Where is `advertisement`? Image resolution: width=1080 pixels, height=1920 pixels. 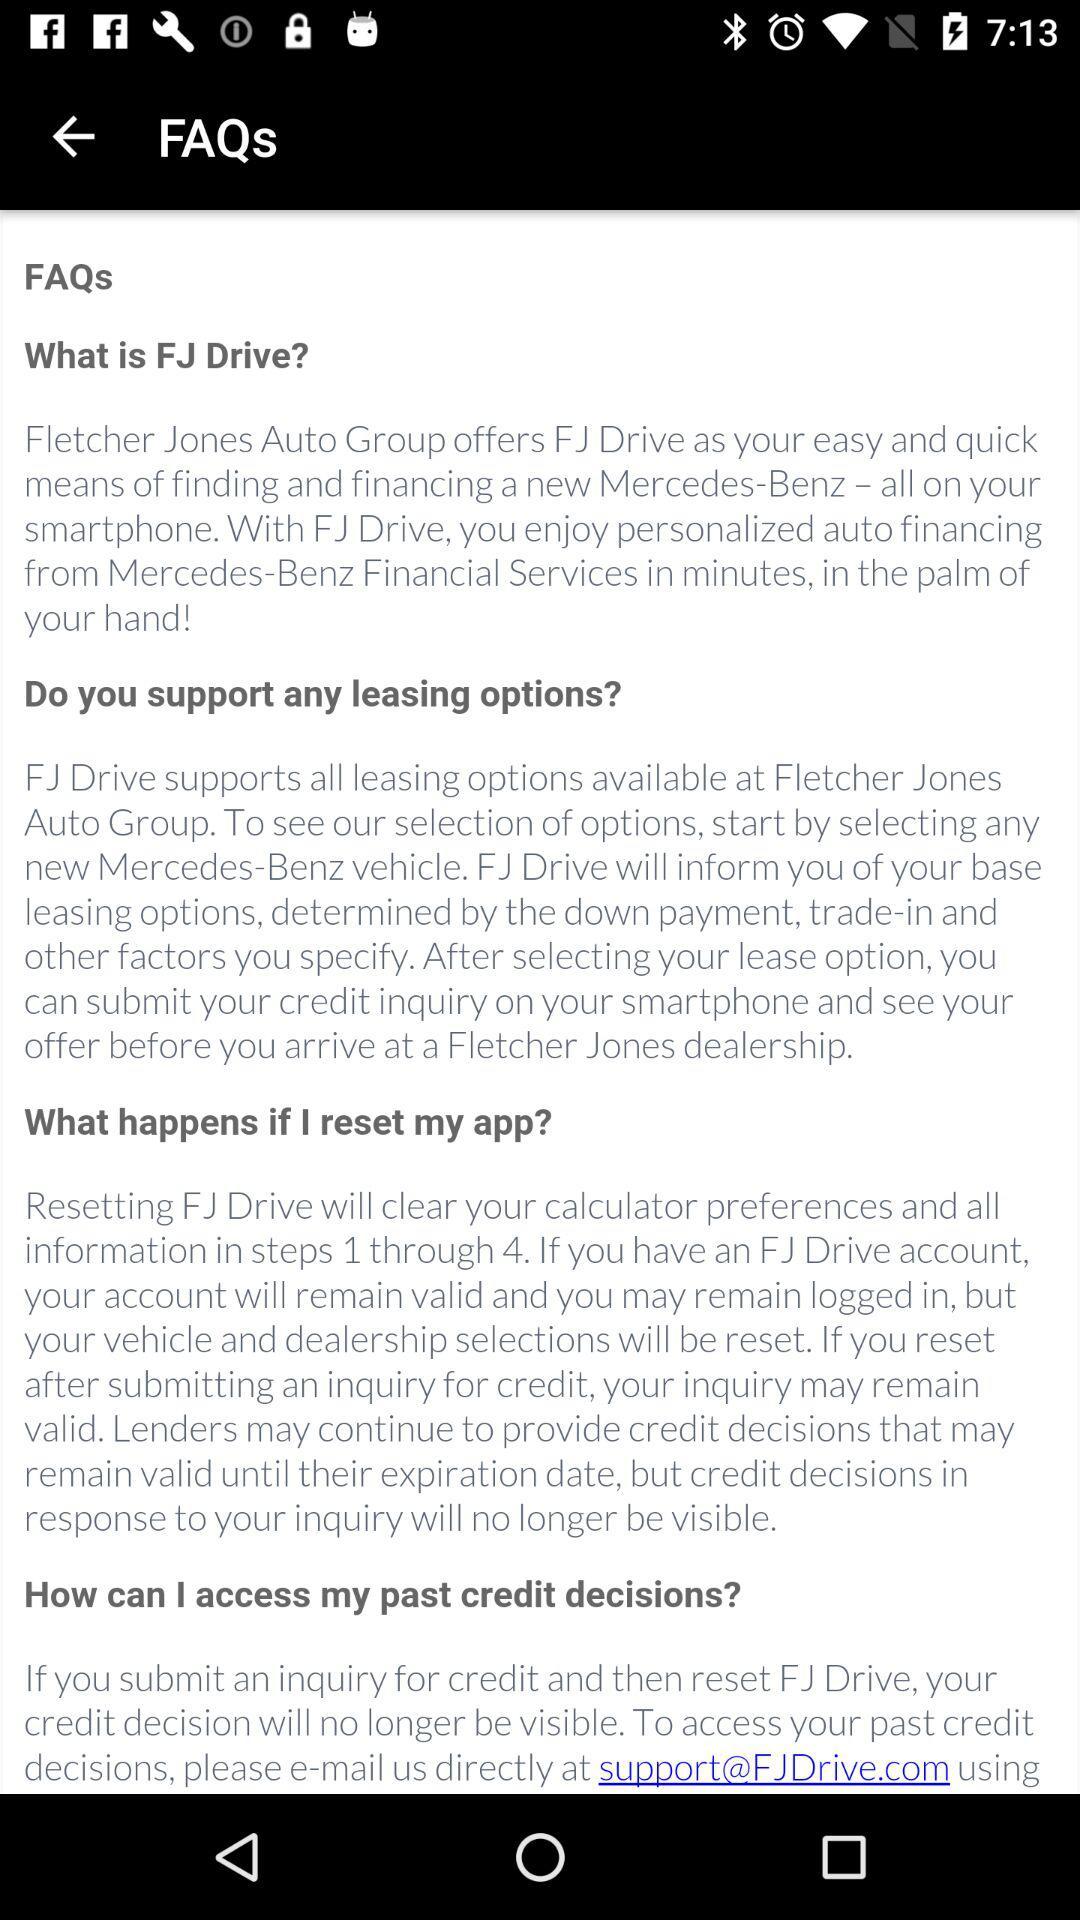 advertisement is located at coordinates (540, 1003).